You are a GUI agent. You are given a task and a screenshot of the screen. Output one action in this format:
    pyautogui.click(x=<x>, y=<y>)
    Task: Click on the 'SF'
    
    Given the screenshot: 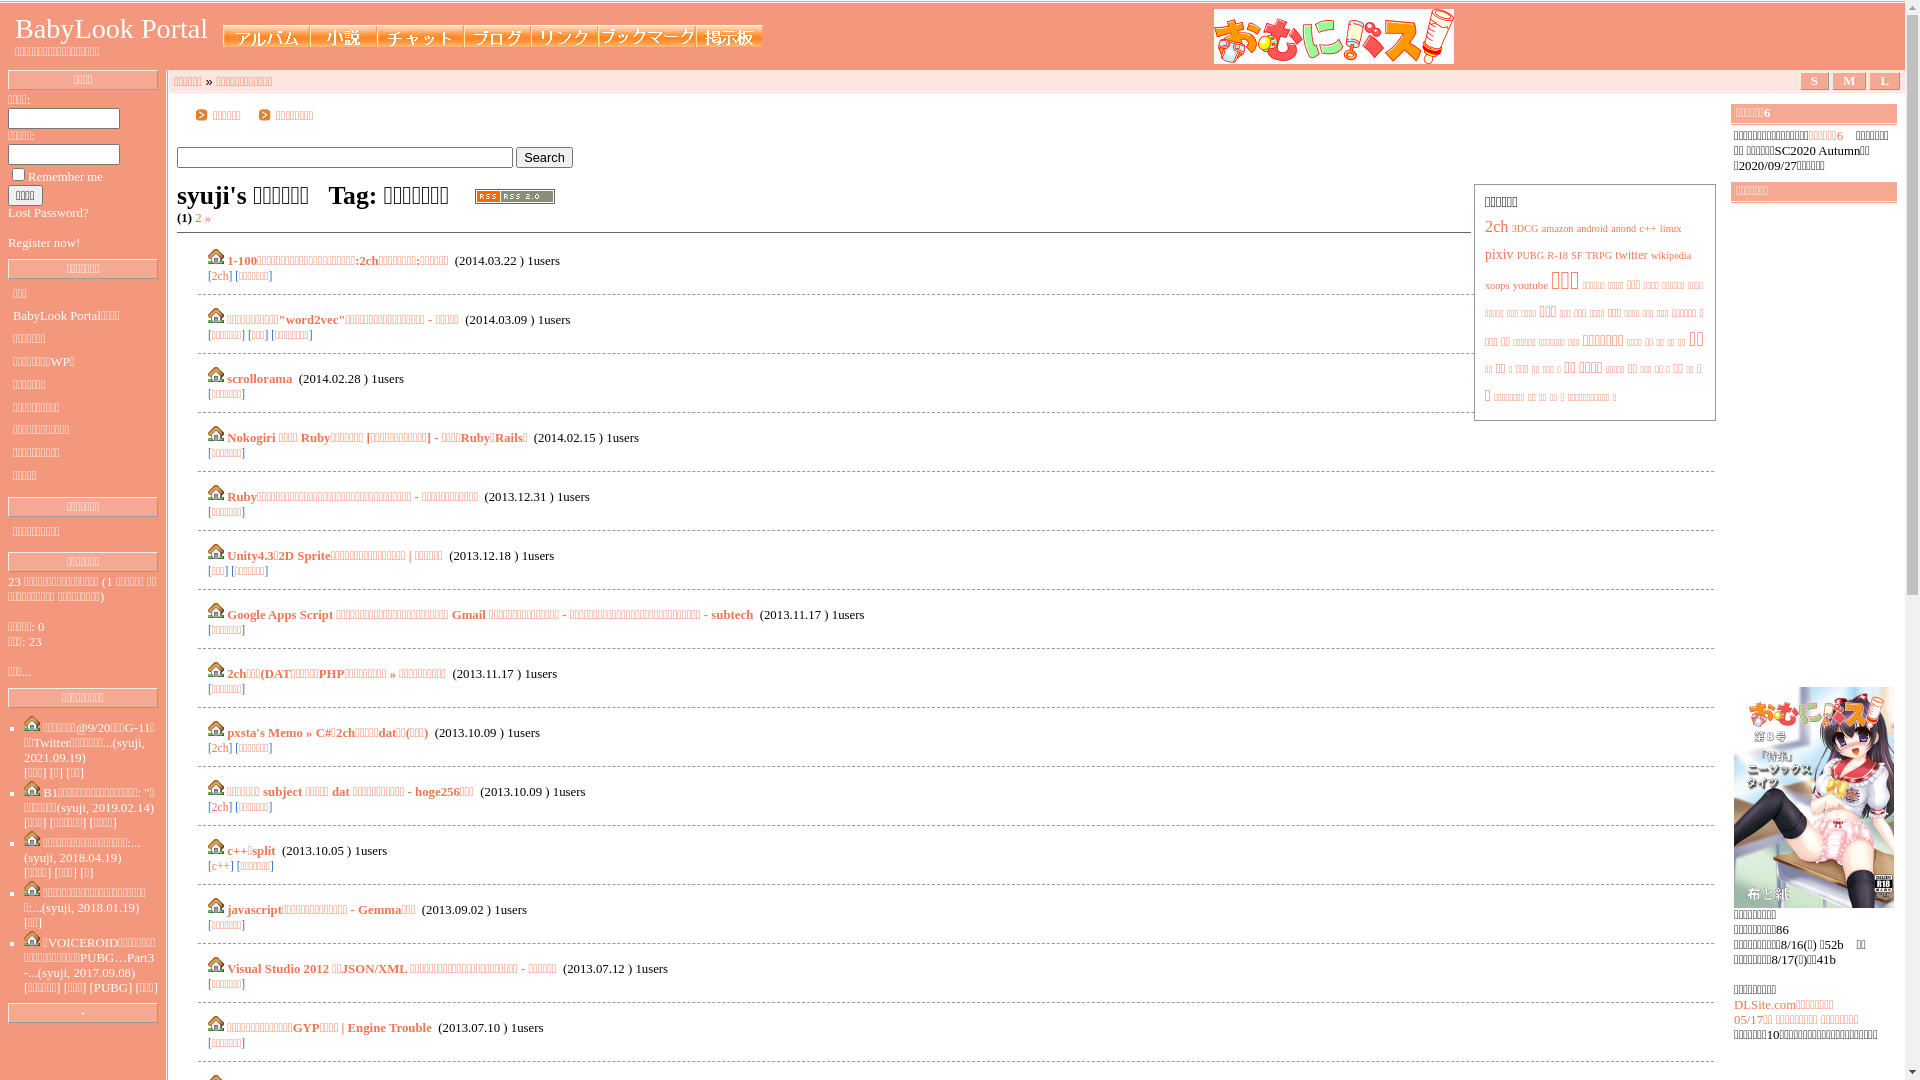 What is the action you would take?
    pyautogui.click(x=1569, y=254)
    